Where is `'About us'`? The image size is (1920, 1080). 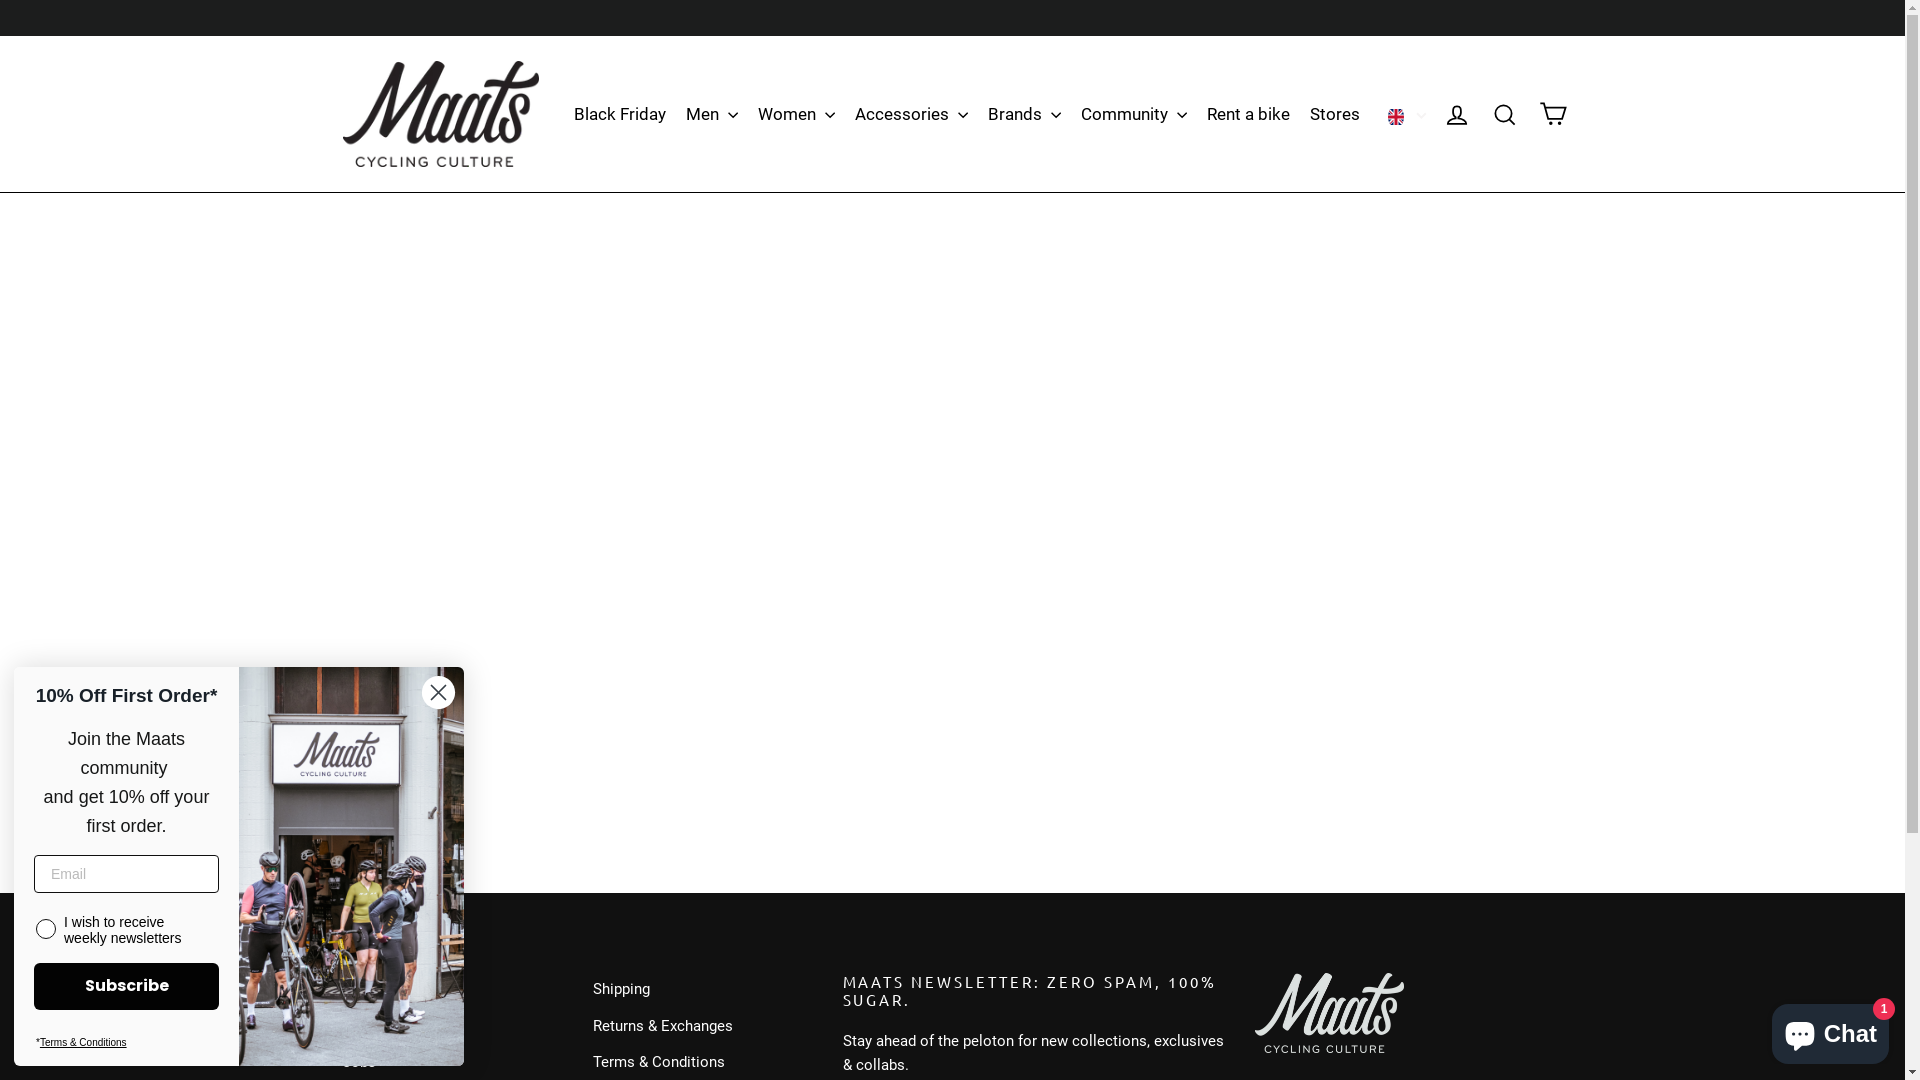 'About us' is located at coordinates (450, 1026).